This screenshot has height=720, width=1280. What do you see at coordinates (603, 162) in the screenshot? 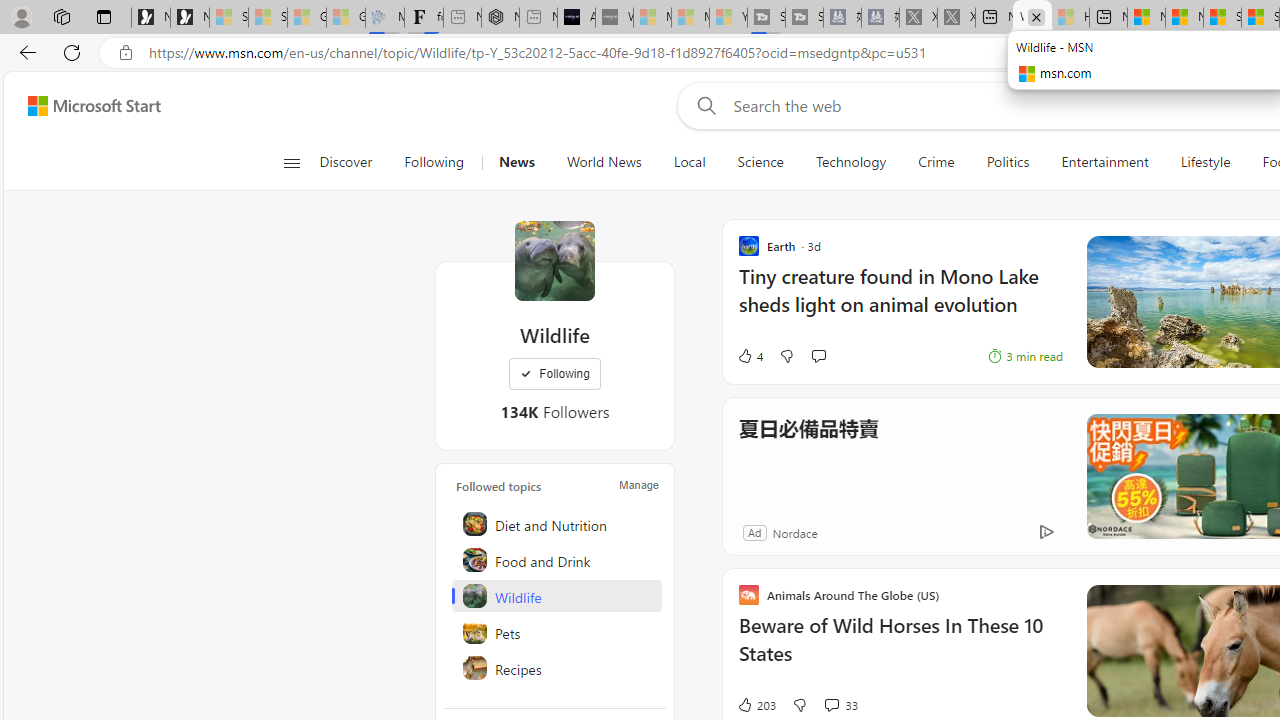
I see `'World News'` at bounding box center [603, 162].